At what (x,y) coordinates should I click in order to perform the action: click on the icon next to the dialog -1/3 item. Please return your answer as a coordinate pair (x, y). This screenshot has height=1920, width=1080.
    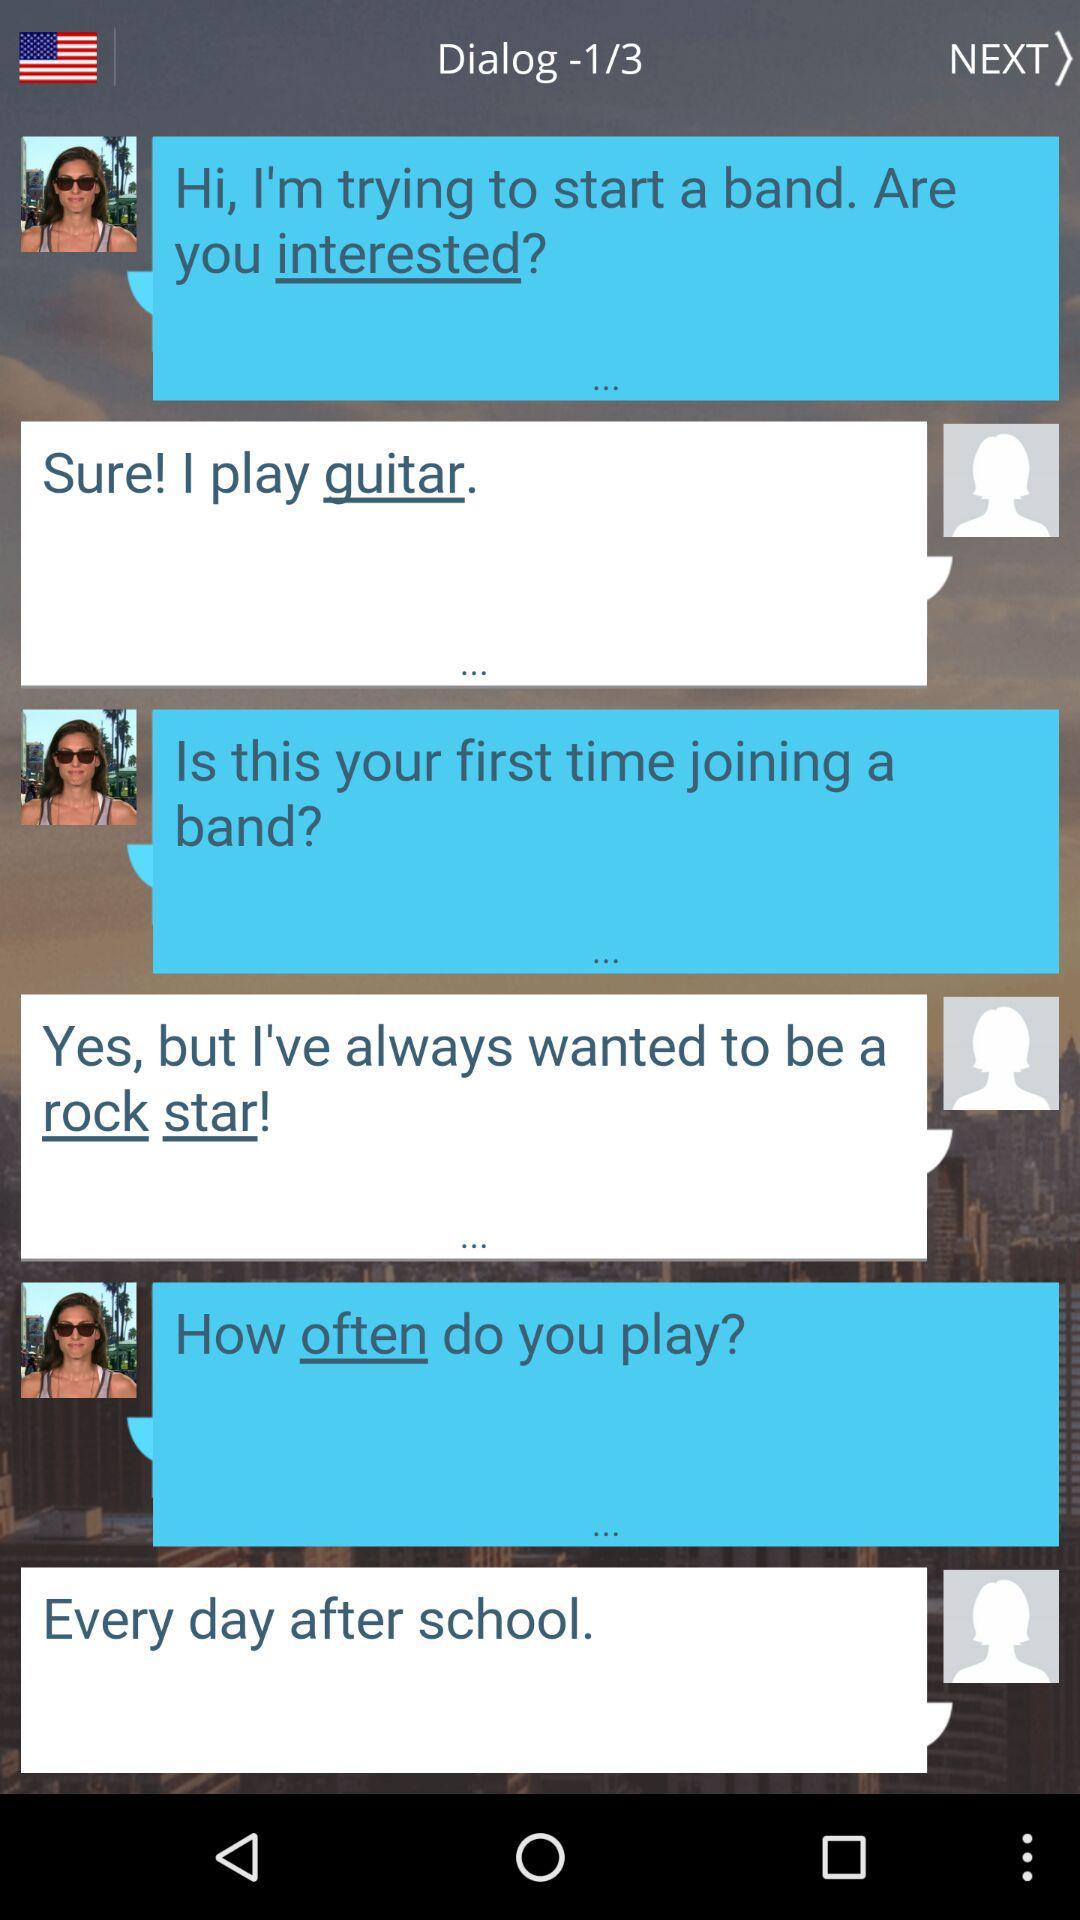
    Looking at the image, I should click on (56, 57).